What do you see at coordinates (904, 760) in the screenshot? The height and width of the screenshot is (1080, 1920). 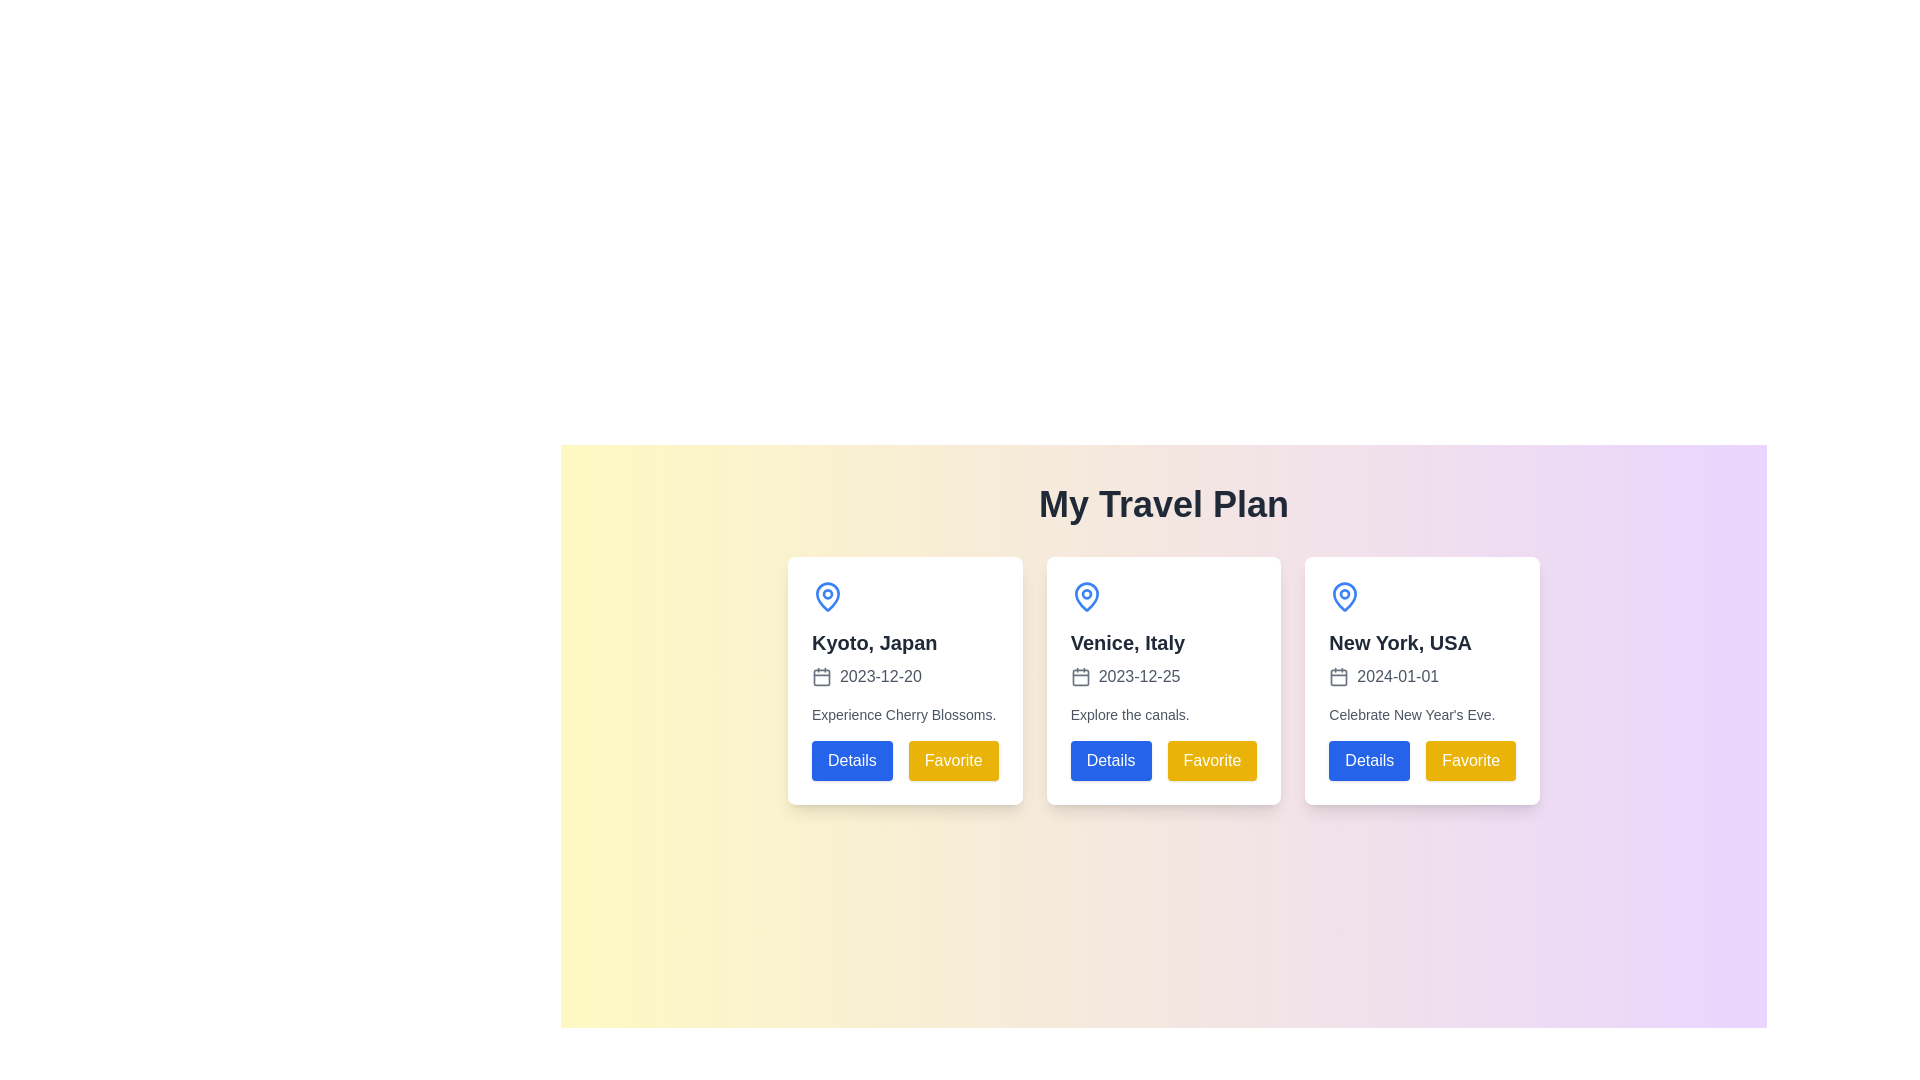 I see `the 'Favorite' button located at the bottom of the first travel destination card, directly below the description text 'Experience Cherry Blossoms'` at bounding box center [904, 760].